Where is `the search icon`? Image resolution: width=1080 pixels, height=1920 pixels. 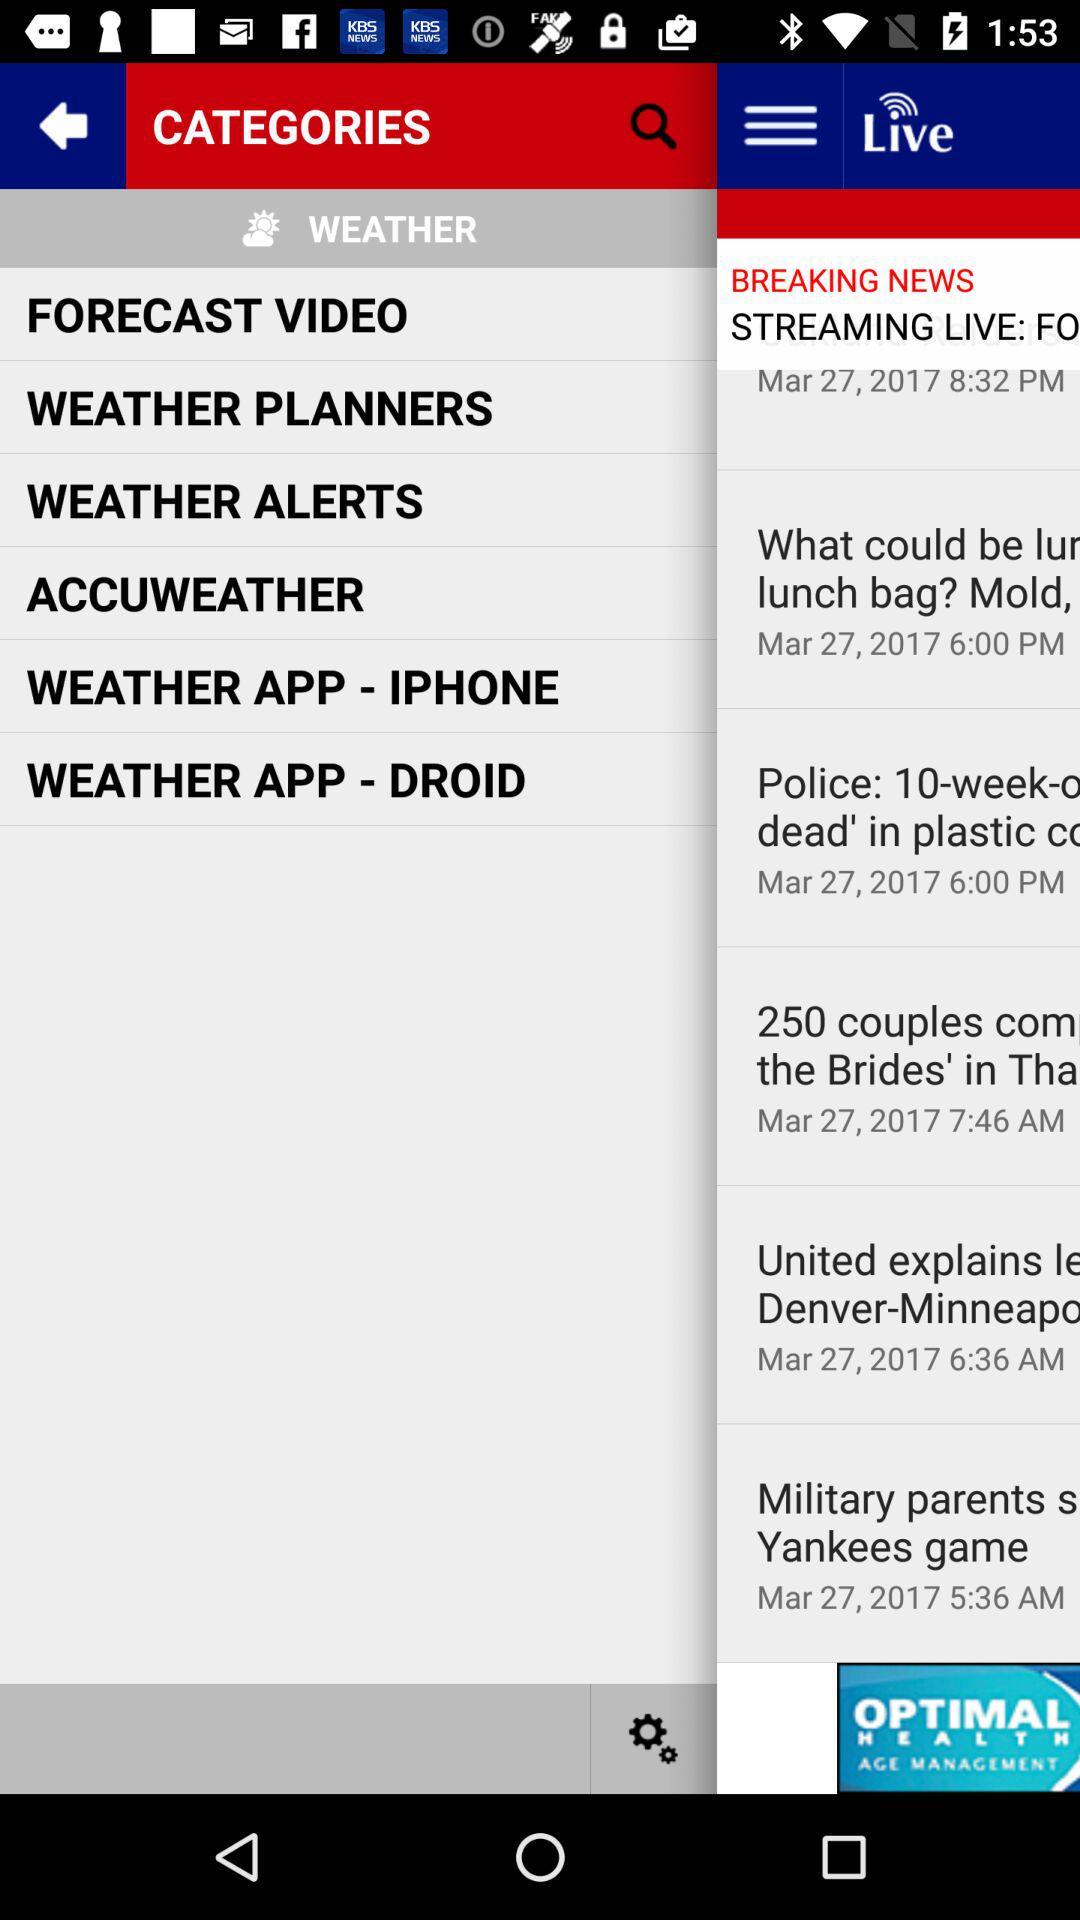
the search icon is located at coordinates (654, 124).